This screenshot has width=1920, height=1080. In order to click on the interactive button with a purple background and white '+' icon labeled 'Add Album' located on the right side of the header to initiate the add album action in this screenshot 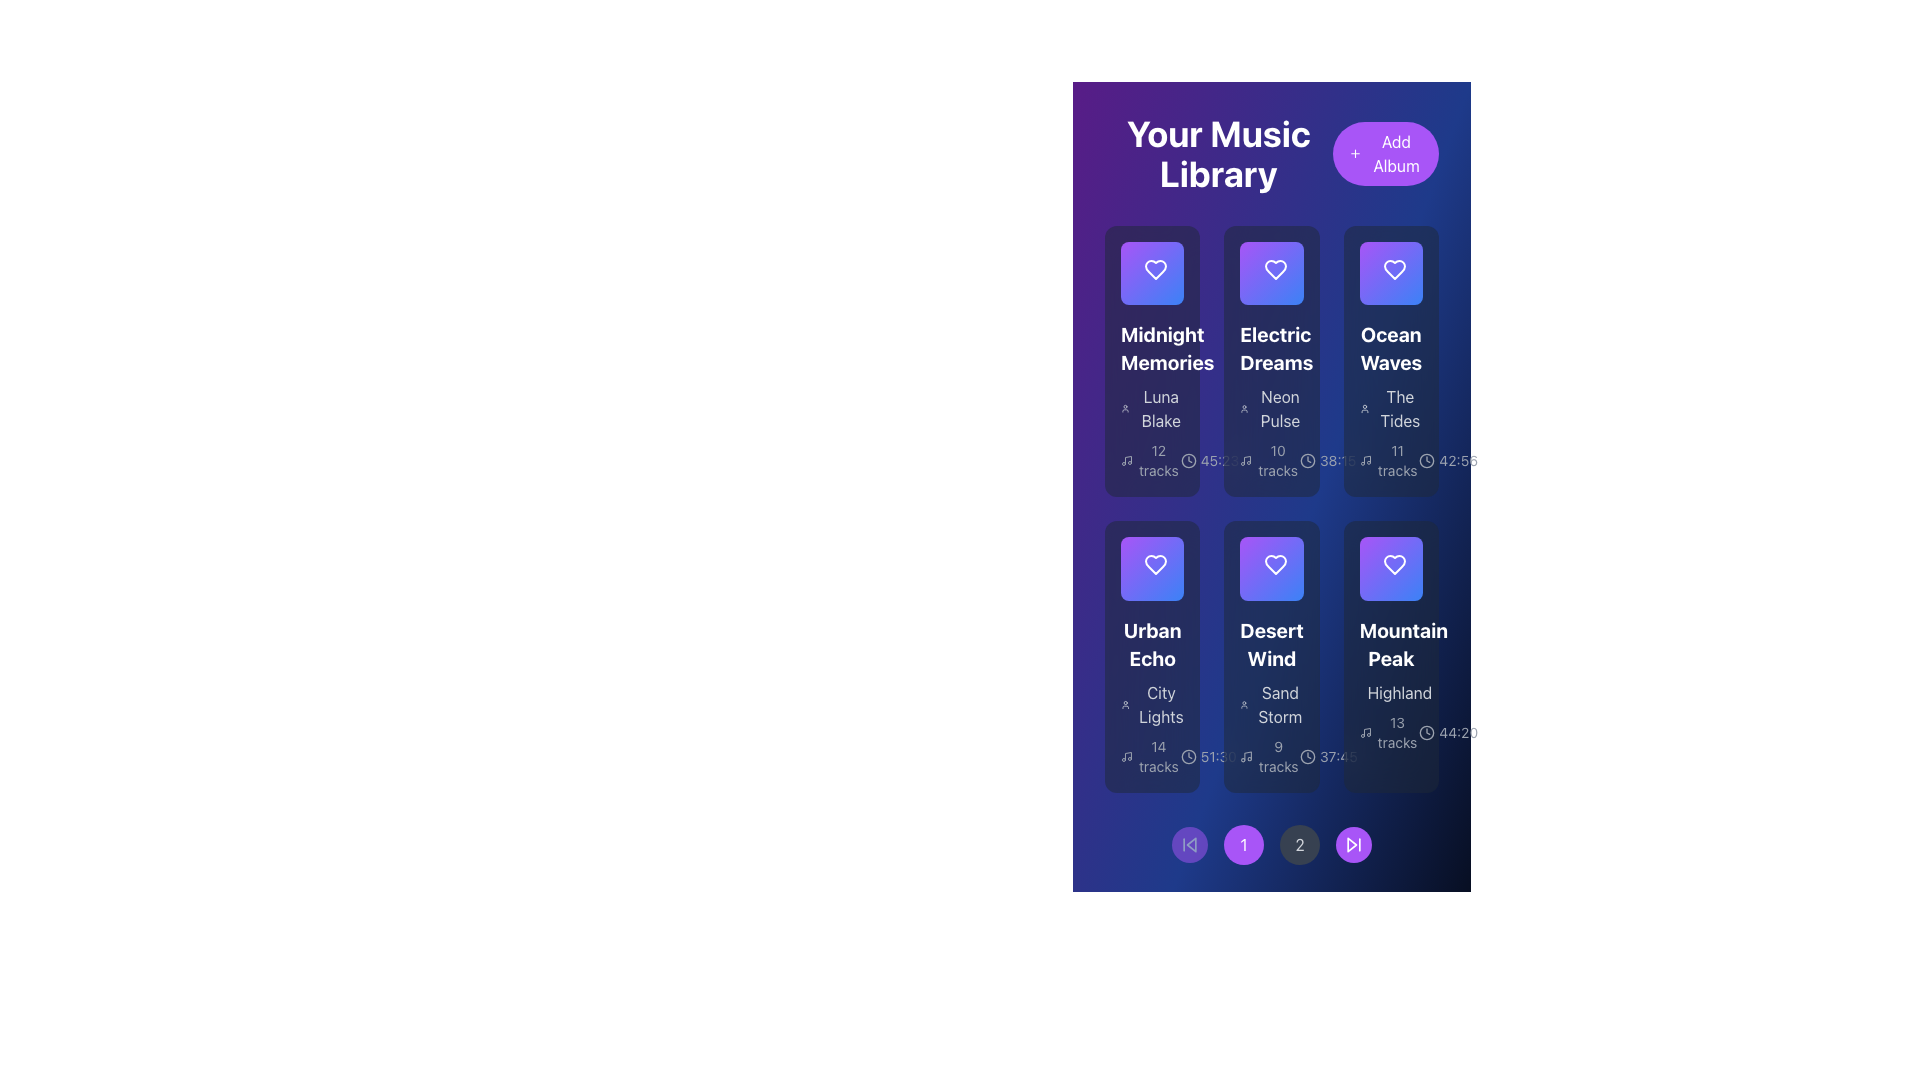, I will do `click(1384, 153)`.